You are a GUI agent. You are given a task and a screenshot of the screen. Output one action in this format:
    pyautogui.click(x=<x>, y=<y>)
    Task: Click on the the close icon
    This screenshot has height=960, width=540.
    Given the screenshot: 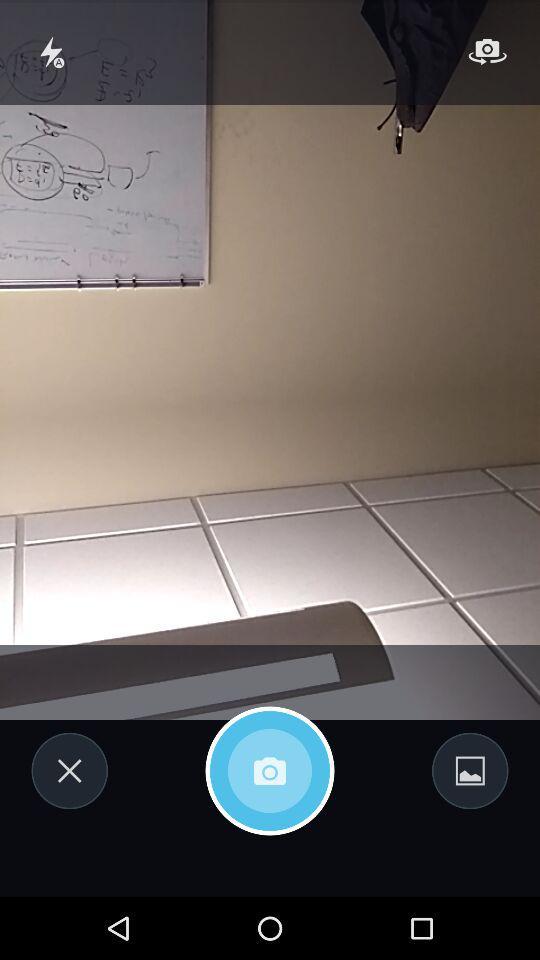 What is the action you would take?
    pyautogui.click(x=68, y=825)
    